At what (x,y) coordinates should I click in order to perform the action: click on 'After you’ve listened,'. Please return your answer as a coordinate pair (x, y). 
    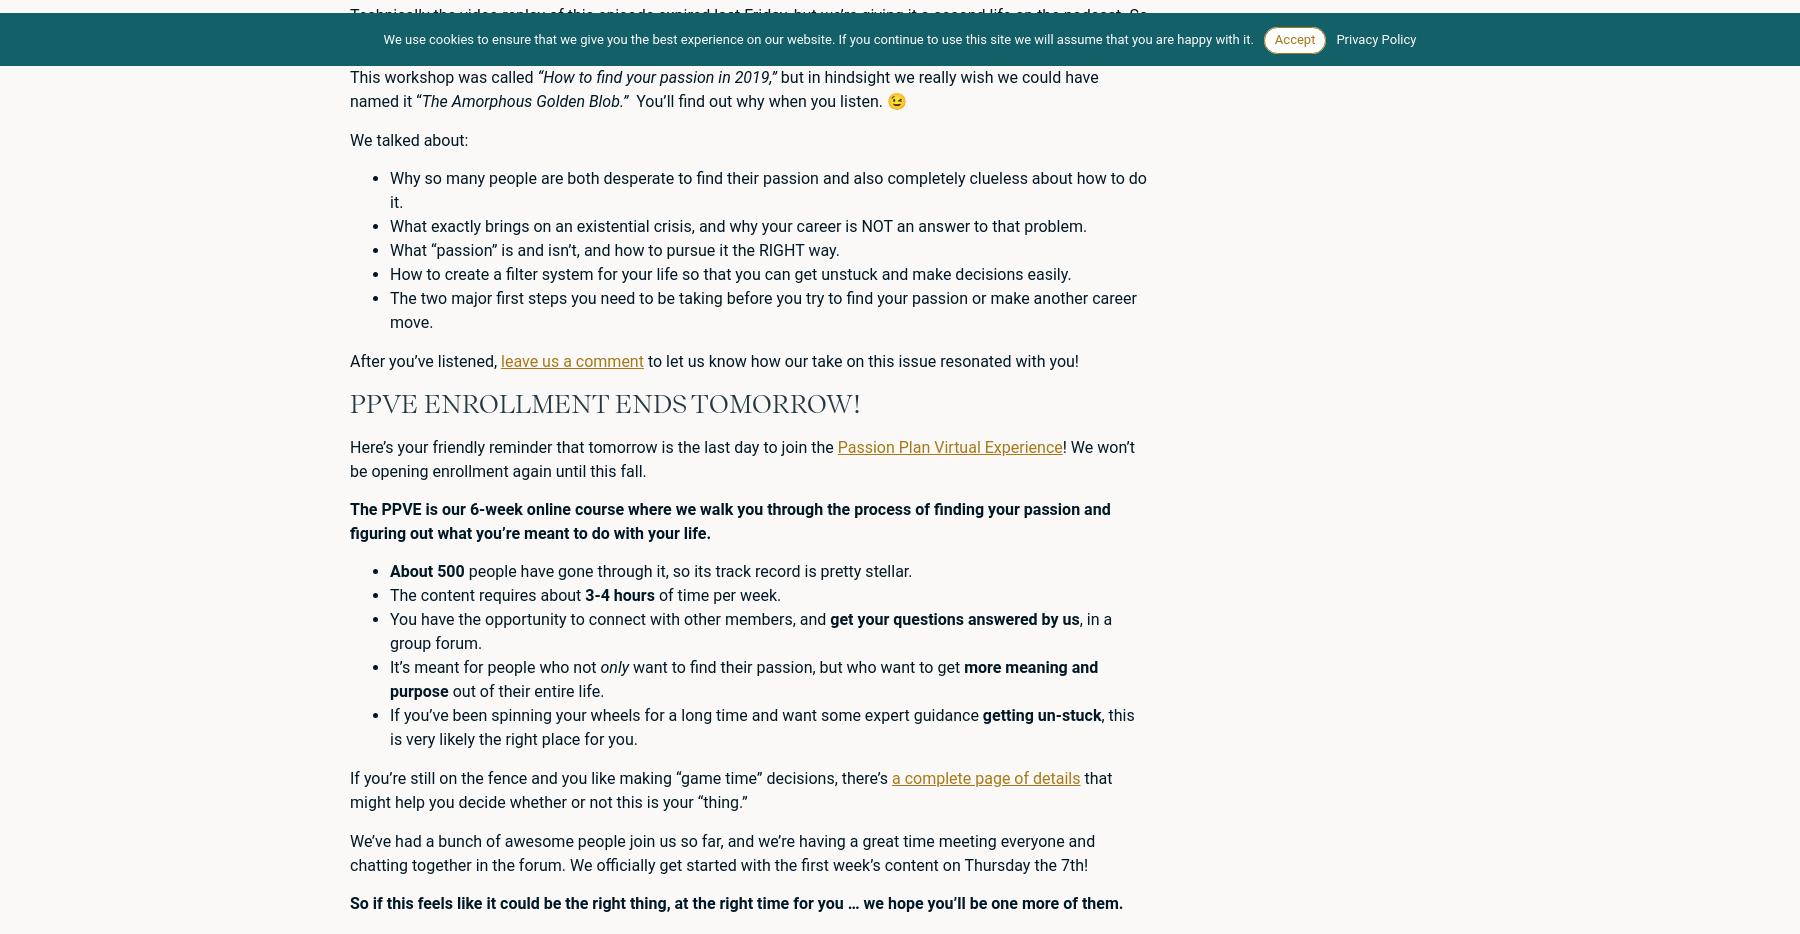
    Looking at the image, I should click on (425, 360).